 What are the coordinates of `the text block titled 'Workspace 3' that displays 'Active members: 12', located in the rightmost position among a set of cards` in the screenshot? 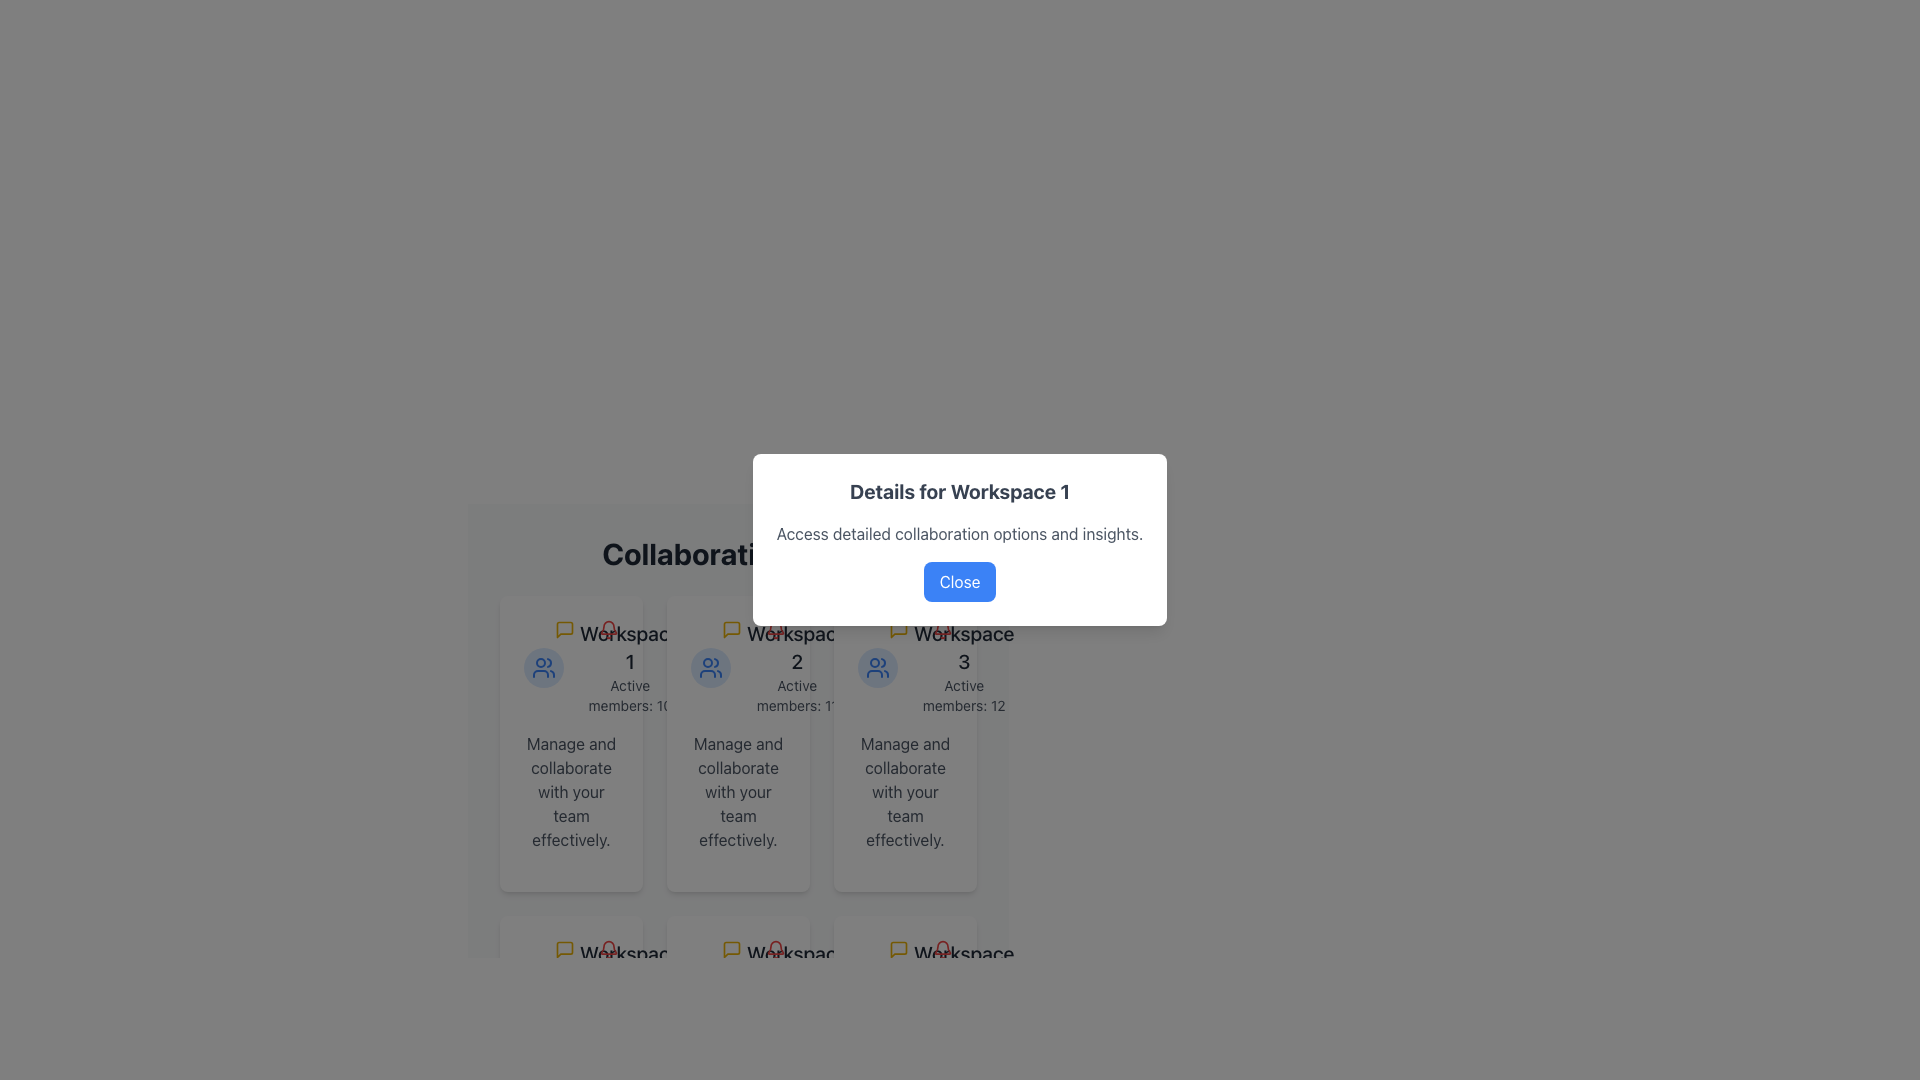 It's located at (964, 667).